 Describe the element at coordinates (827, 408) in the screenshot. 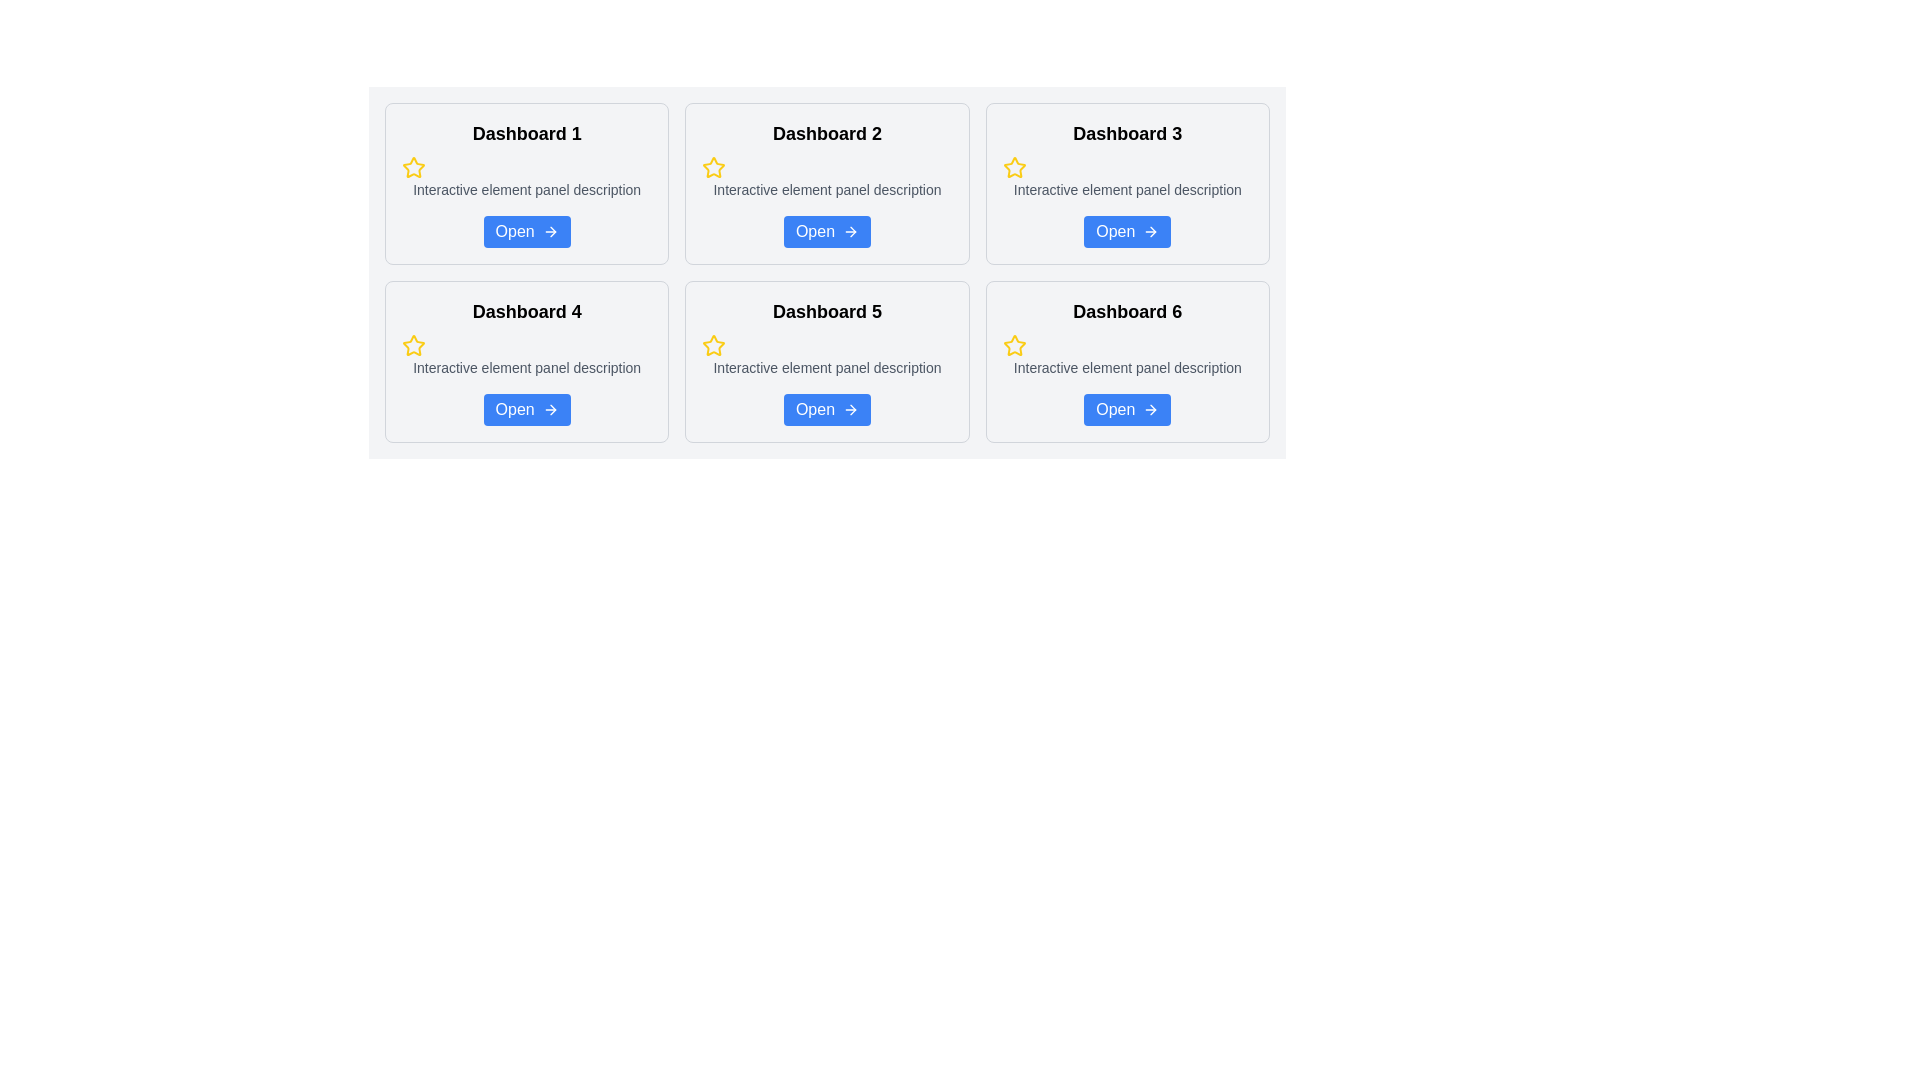

I see `the button located in the bottom-right corner of the 'Dashboard 5' panel` at that location.